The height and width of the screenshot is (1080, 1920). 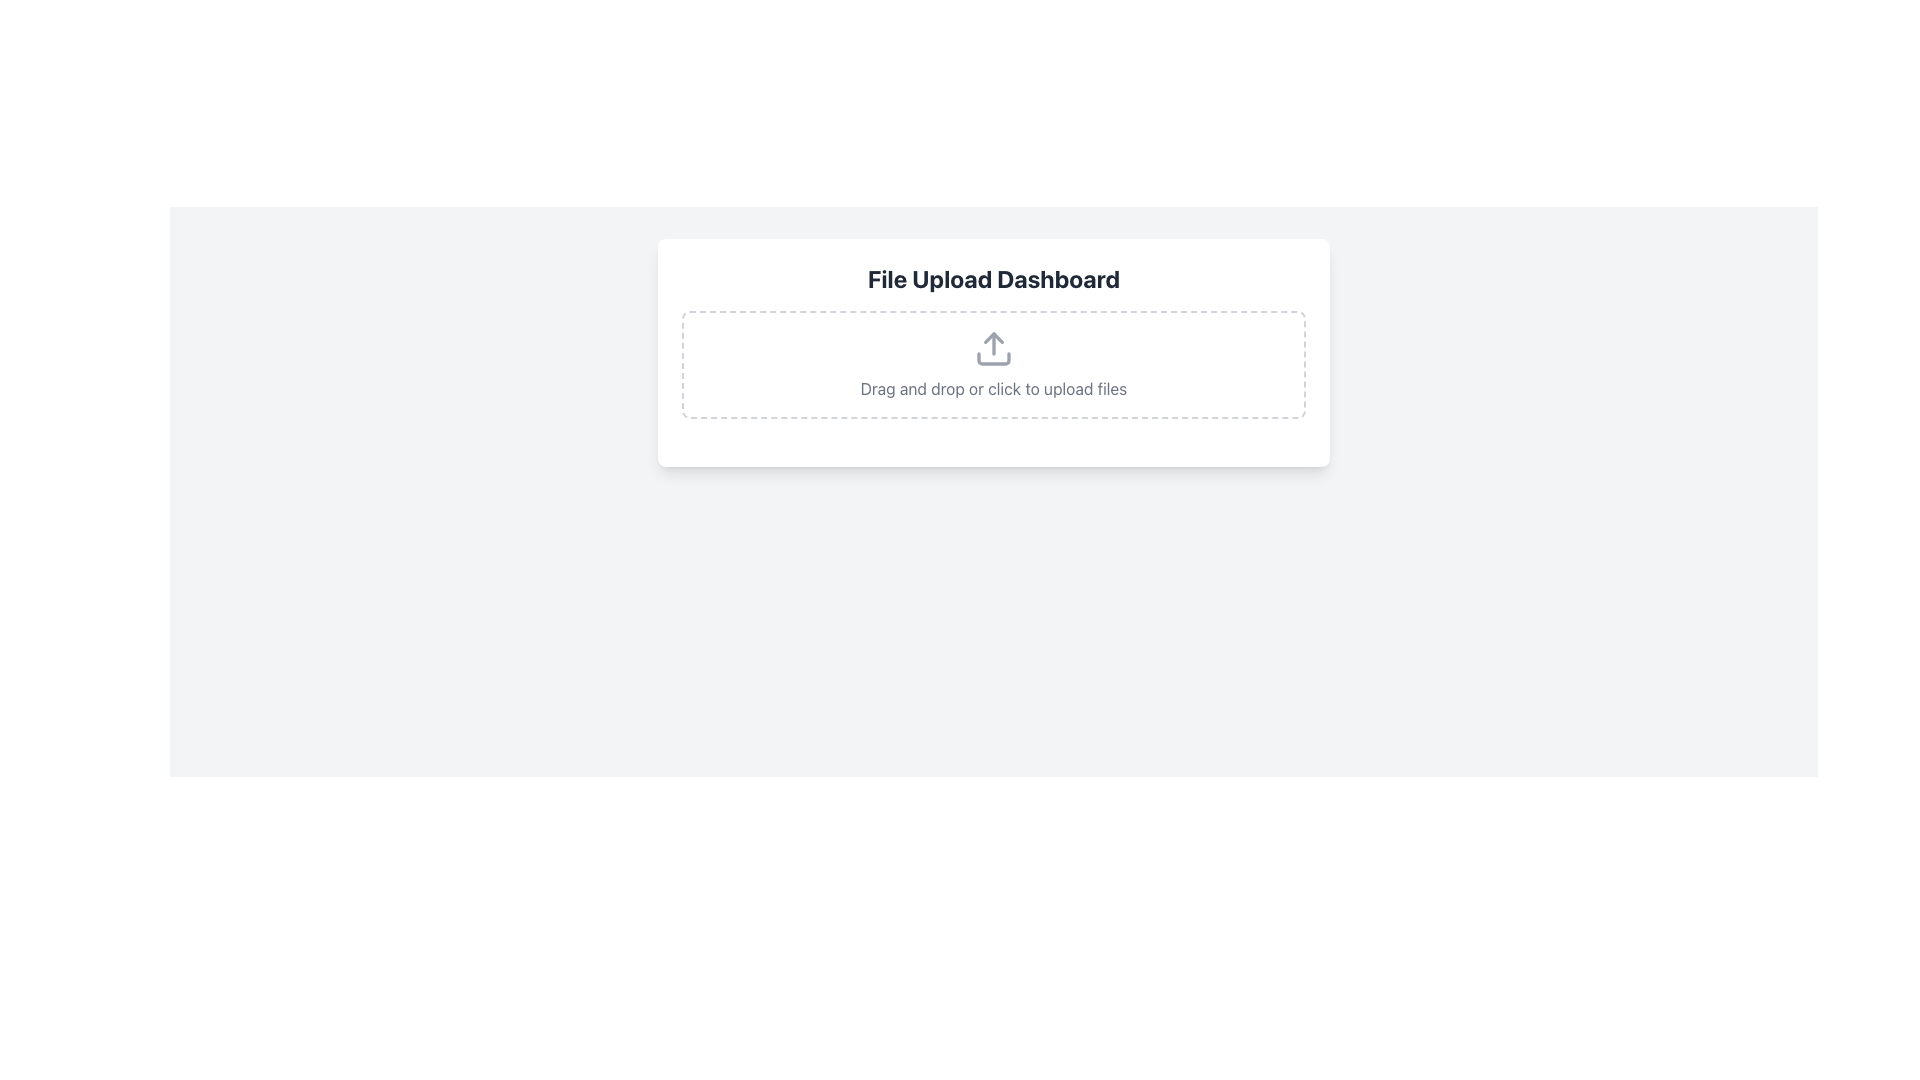 I want to click on the file upload informative display which includes an upload icon and the text 'Drag and drop or click to upload files', so click(x=993, y=365).